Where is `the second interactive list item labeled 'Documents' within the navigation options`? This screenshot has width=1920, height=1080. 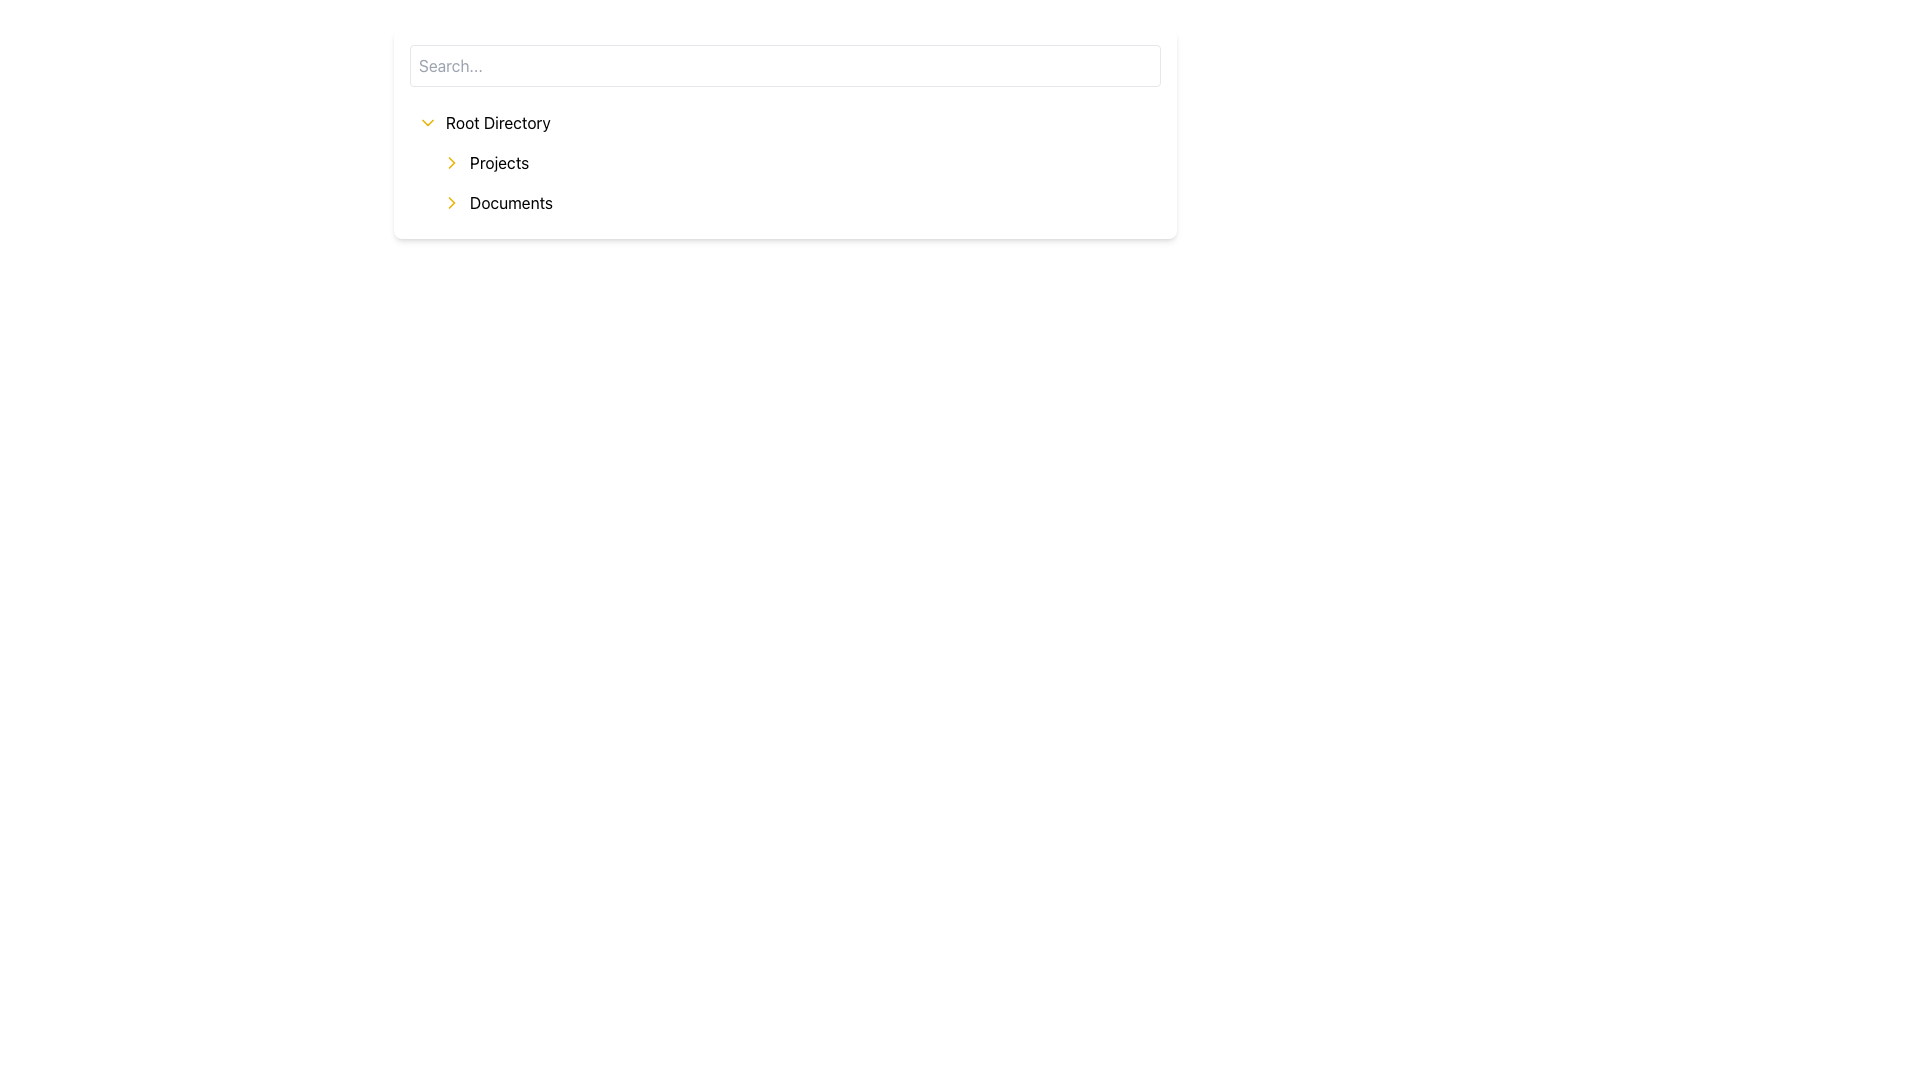
the second interactive list item labeled 'Documents' within the navigation options is located at coordinates (784, 203).